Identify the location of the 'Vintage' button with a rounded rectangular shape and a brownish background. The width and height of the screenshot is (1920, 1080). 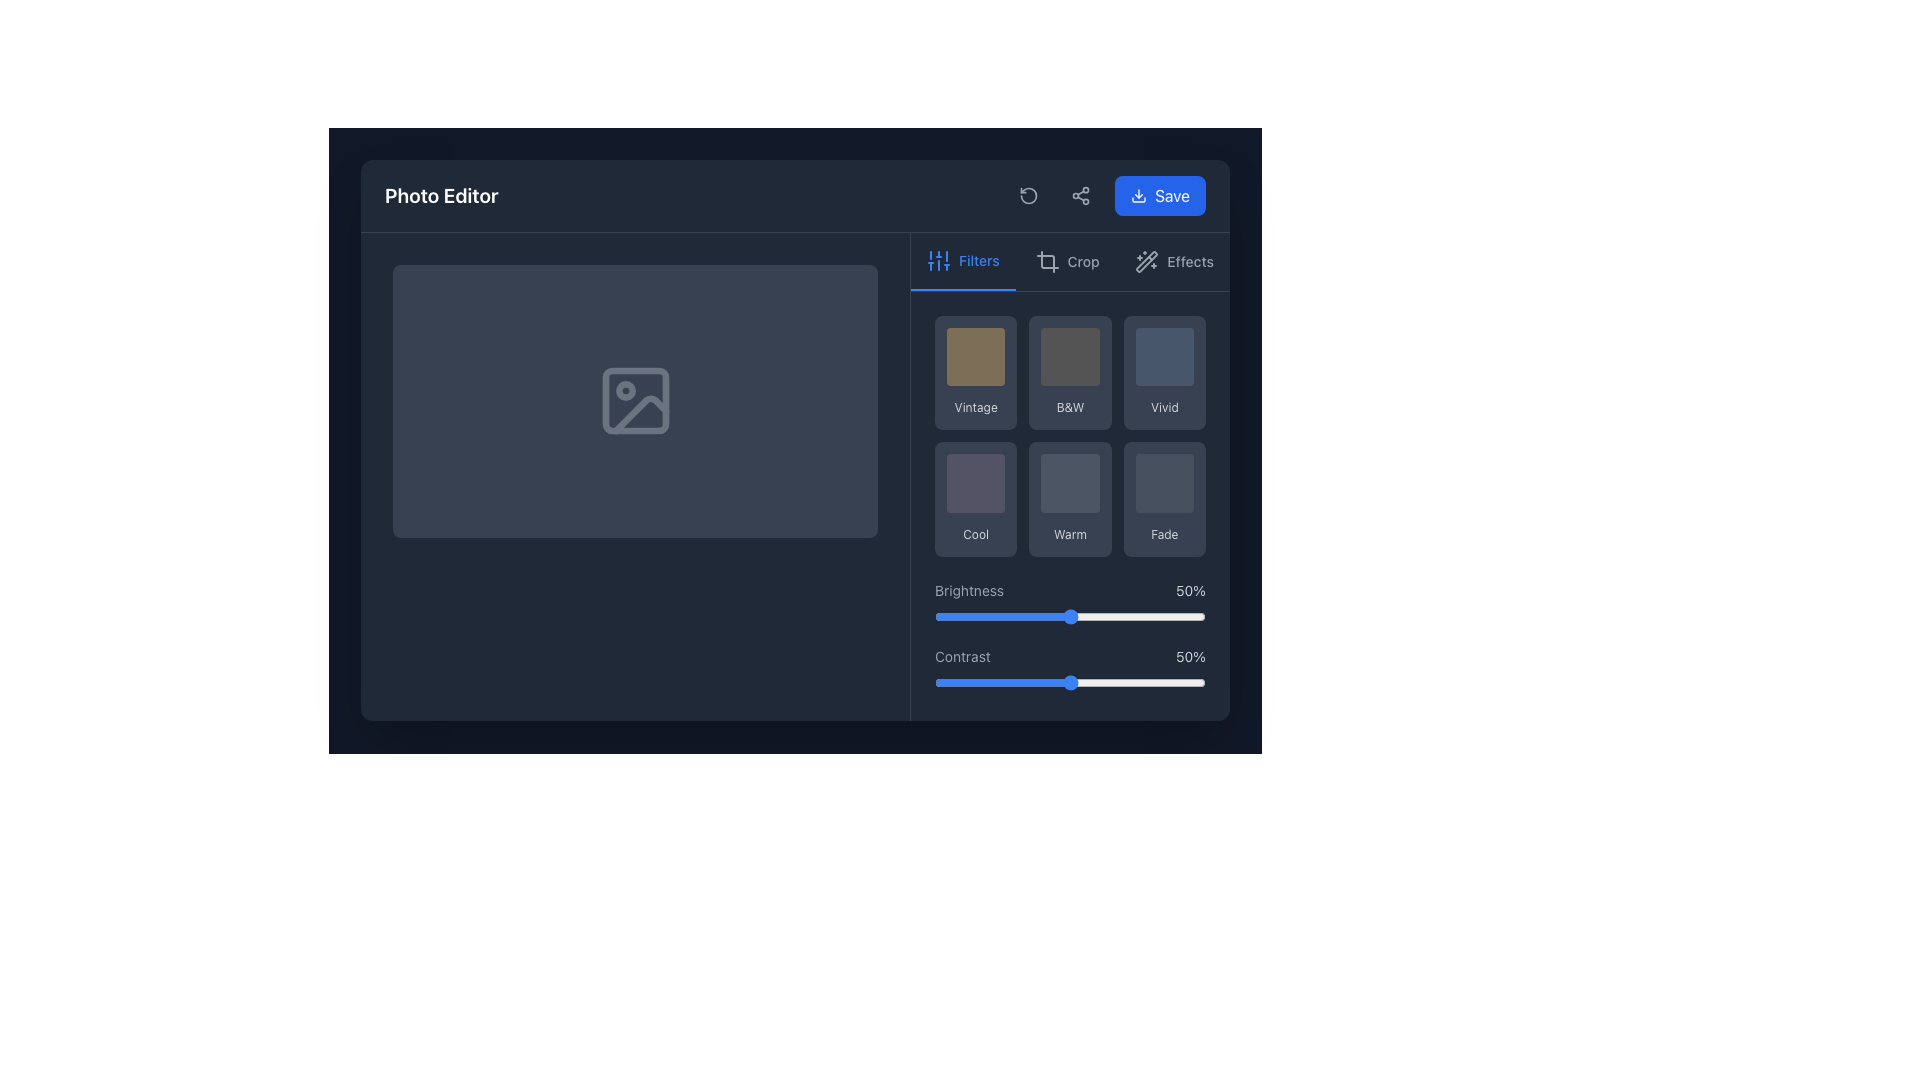
(976, 373).